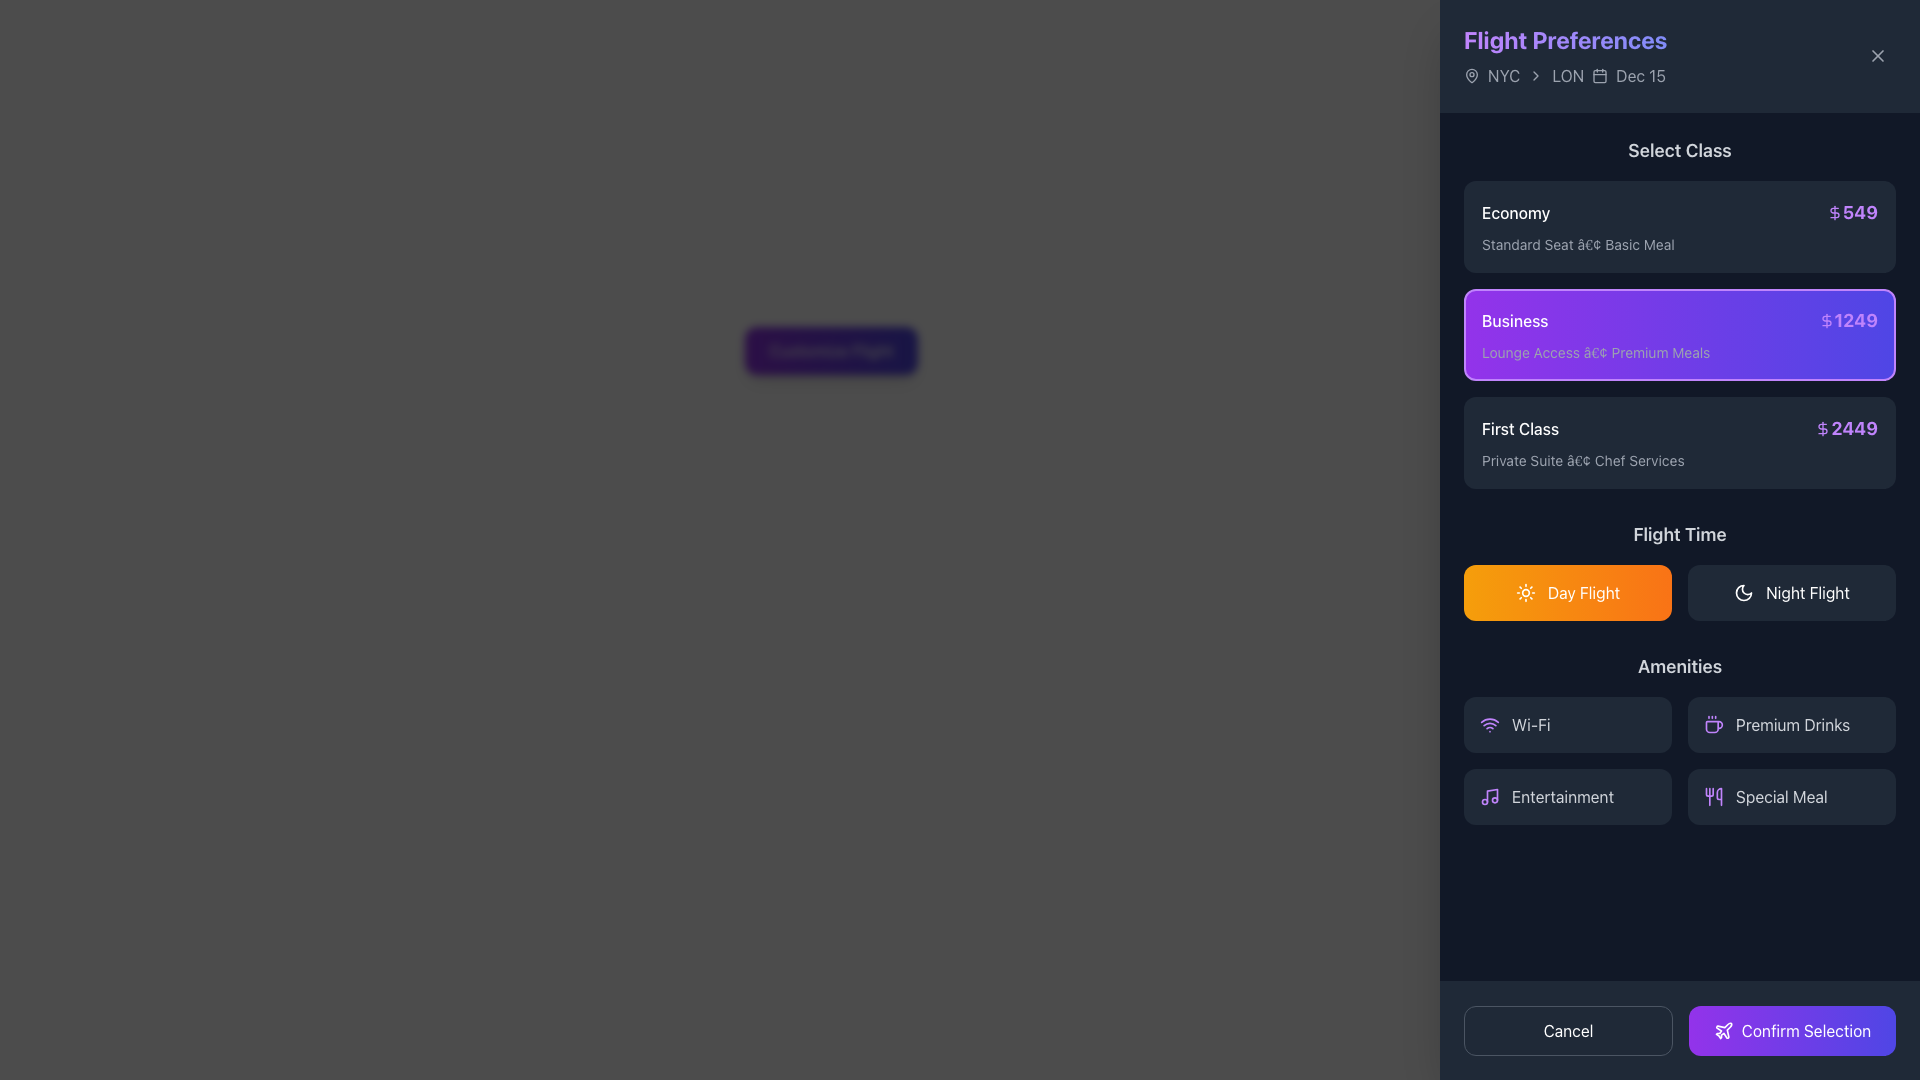 This screenshot has width=1920, height=1080. Describe the element at coordinates (1472, 75) in the screenshot. I see `the pin icon located in the top-left section of the sidebar interface, next to the text 'NYC', which is the first element of the breadcrumb-like sequence` at that location.